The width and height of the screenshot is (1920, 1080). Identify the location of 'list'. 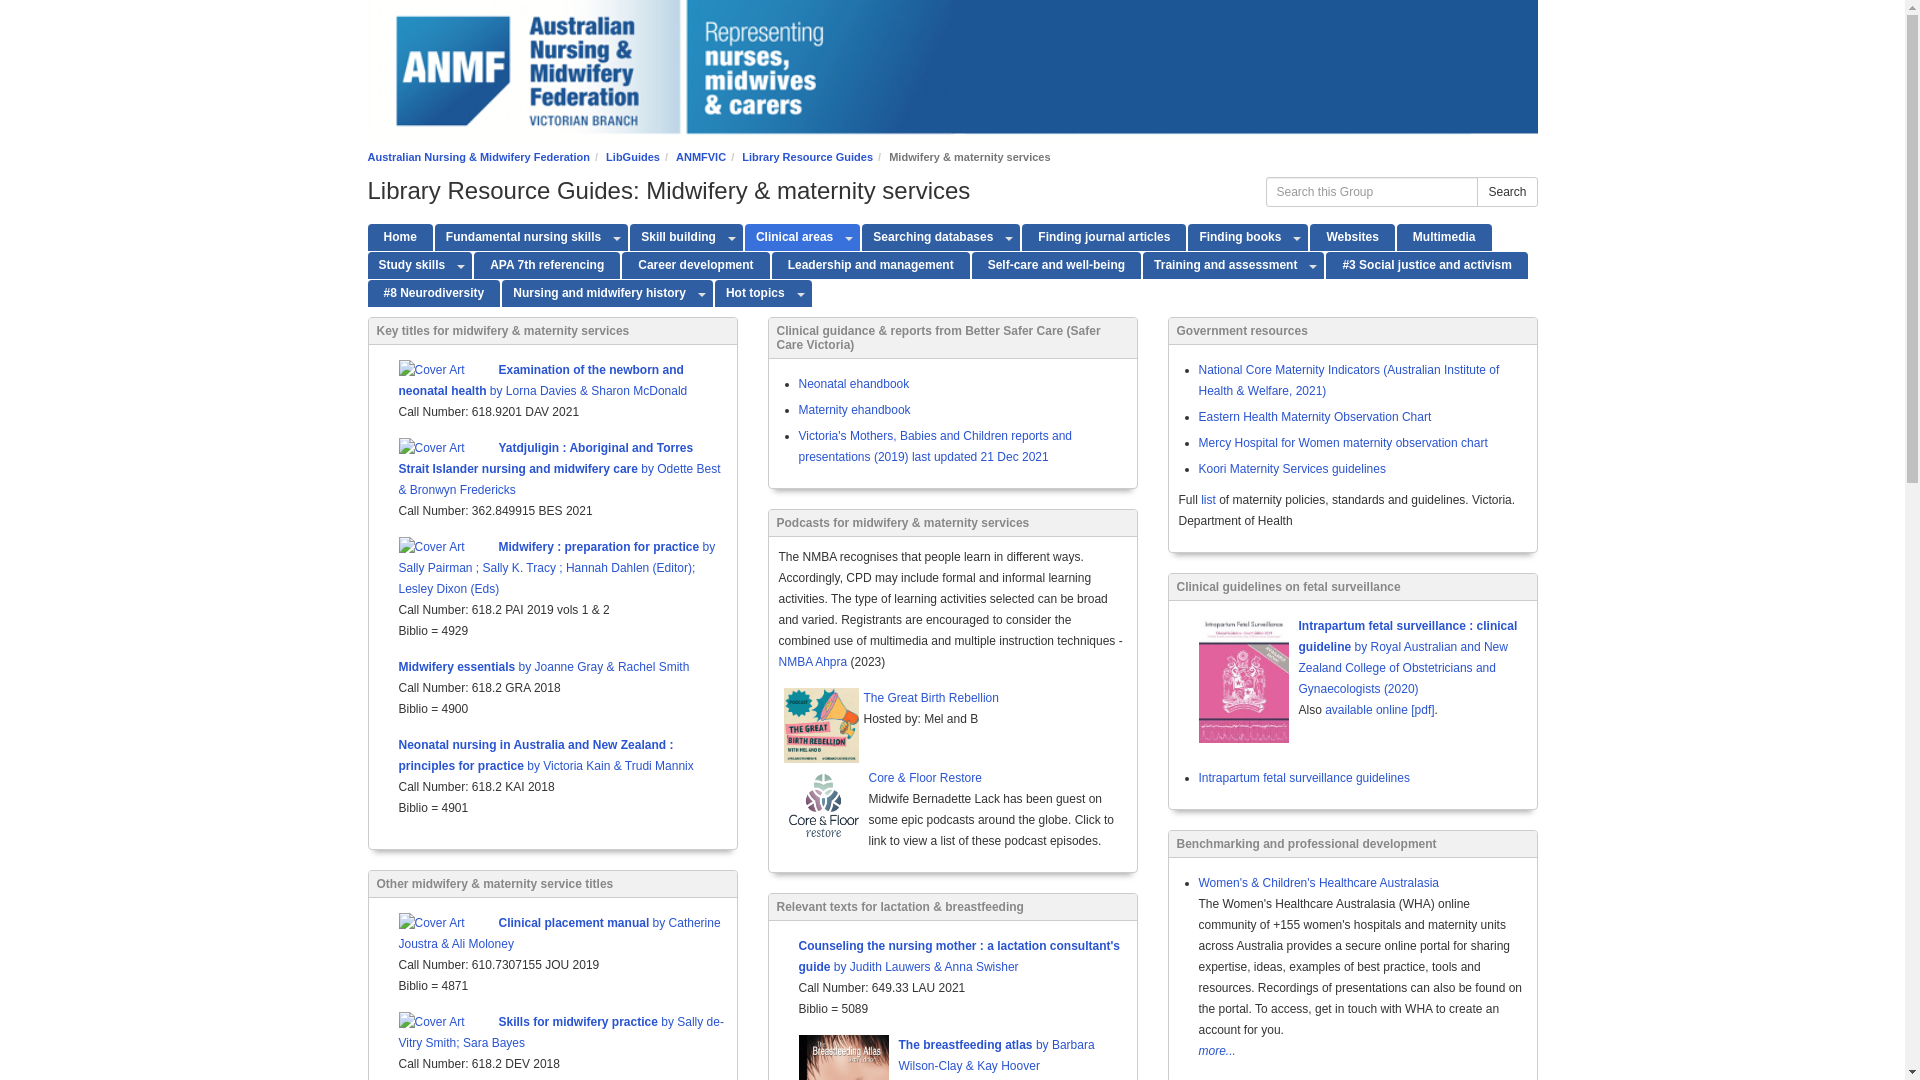
(1207, 499).